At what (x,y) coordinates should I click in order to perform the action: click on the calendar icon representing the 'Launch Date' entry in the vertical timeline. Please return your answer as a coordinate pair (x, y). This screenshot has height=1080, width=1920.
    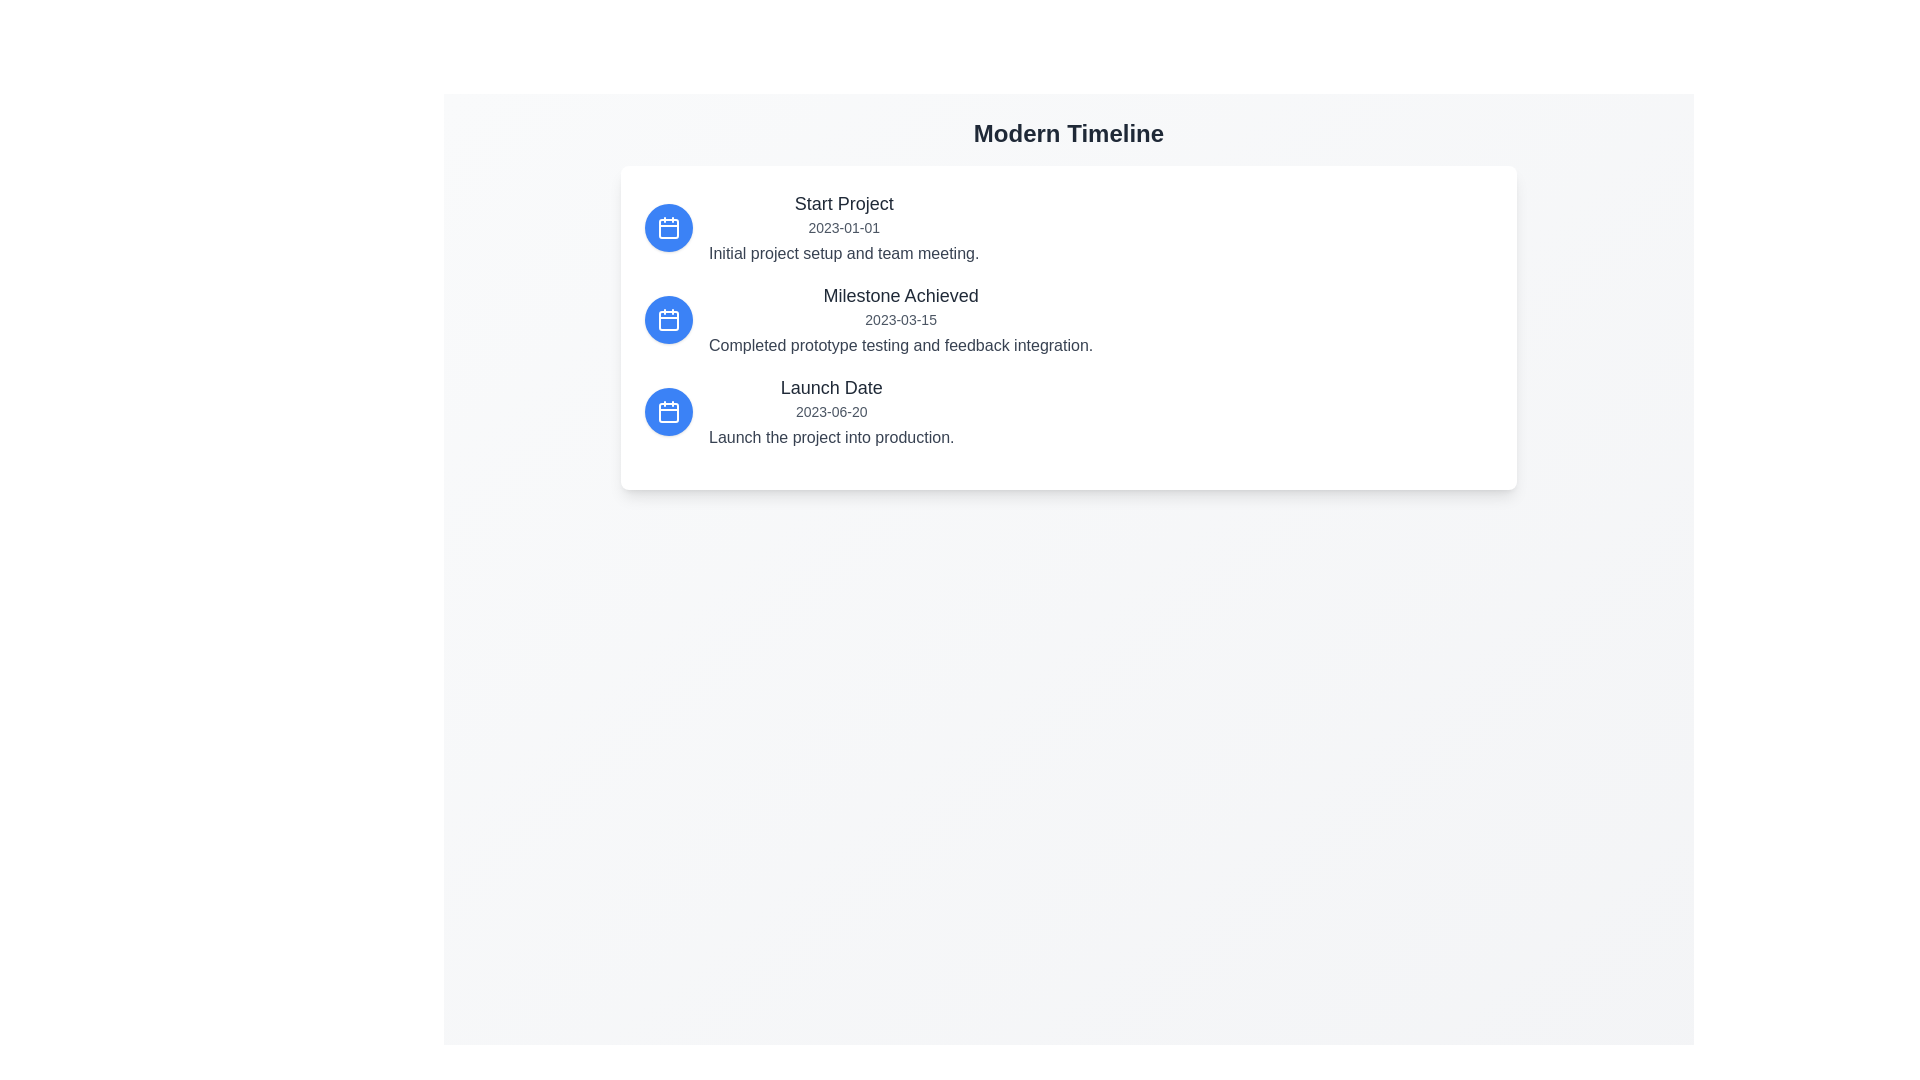
    Looking at the image, I should click on (668, 411).